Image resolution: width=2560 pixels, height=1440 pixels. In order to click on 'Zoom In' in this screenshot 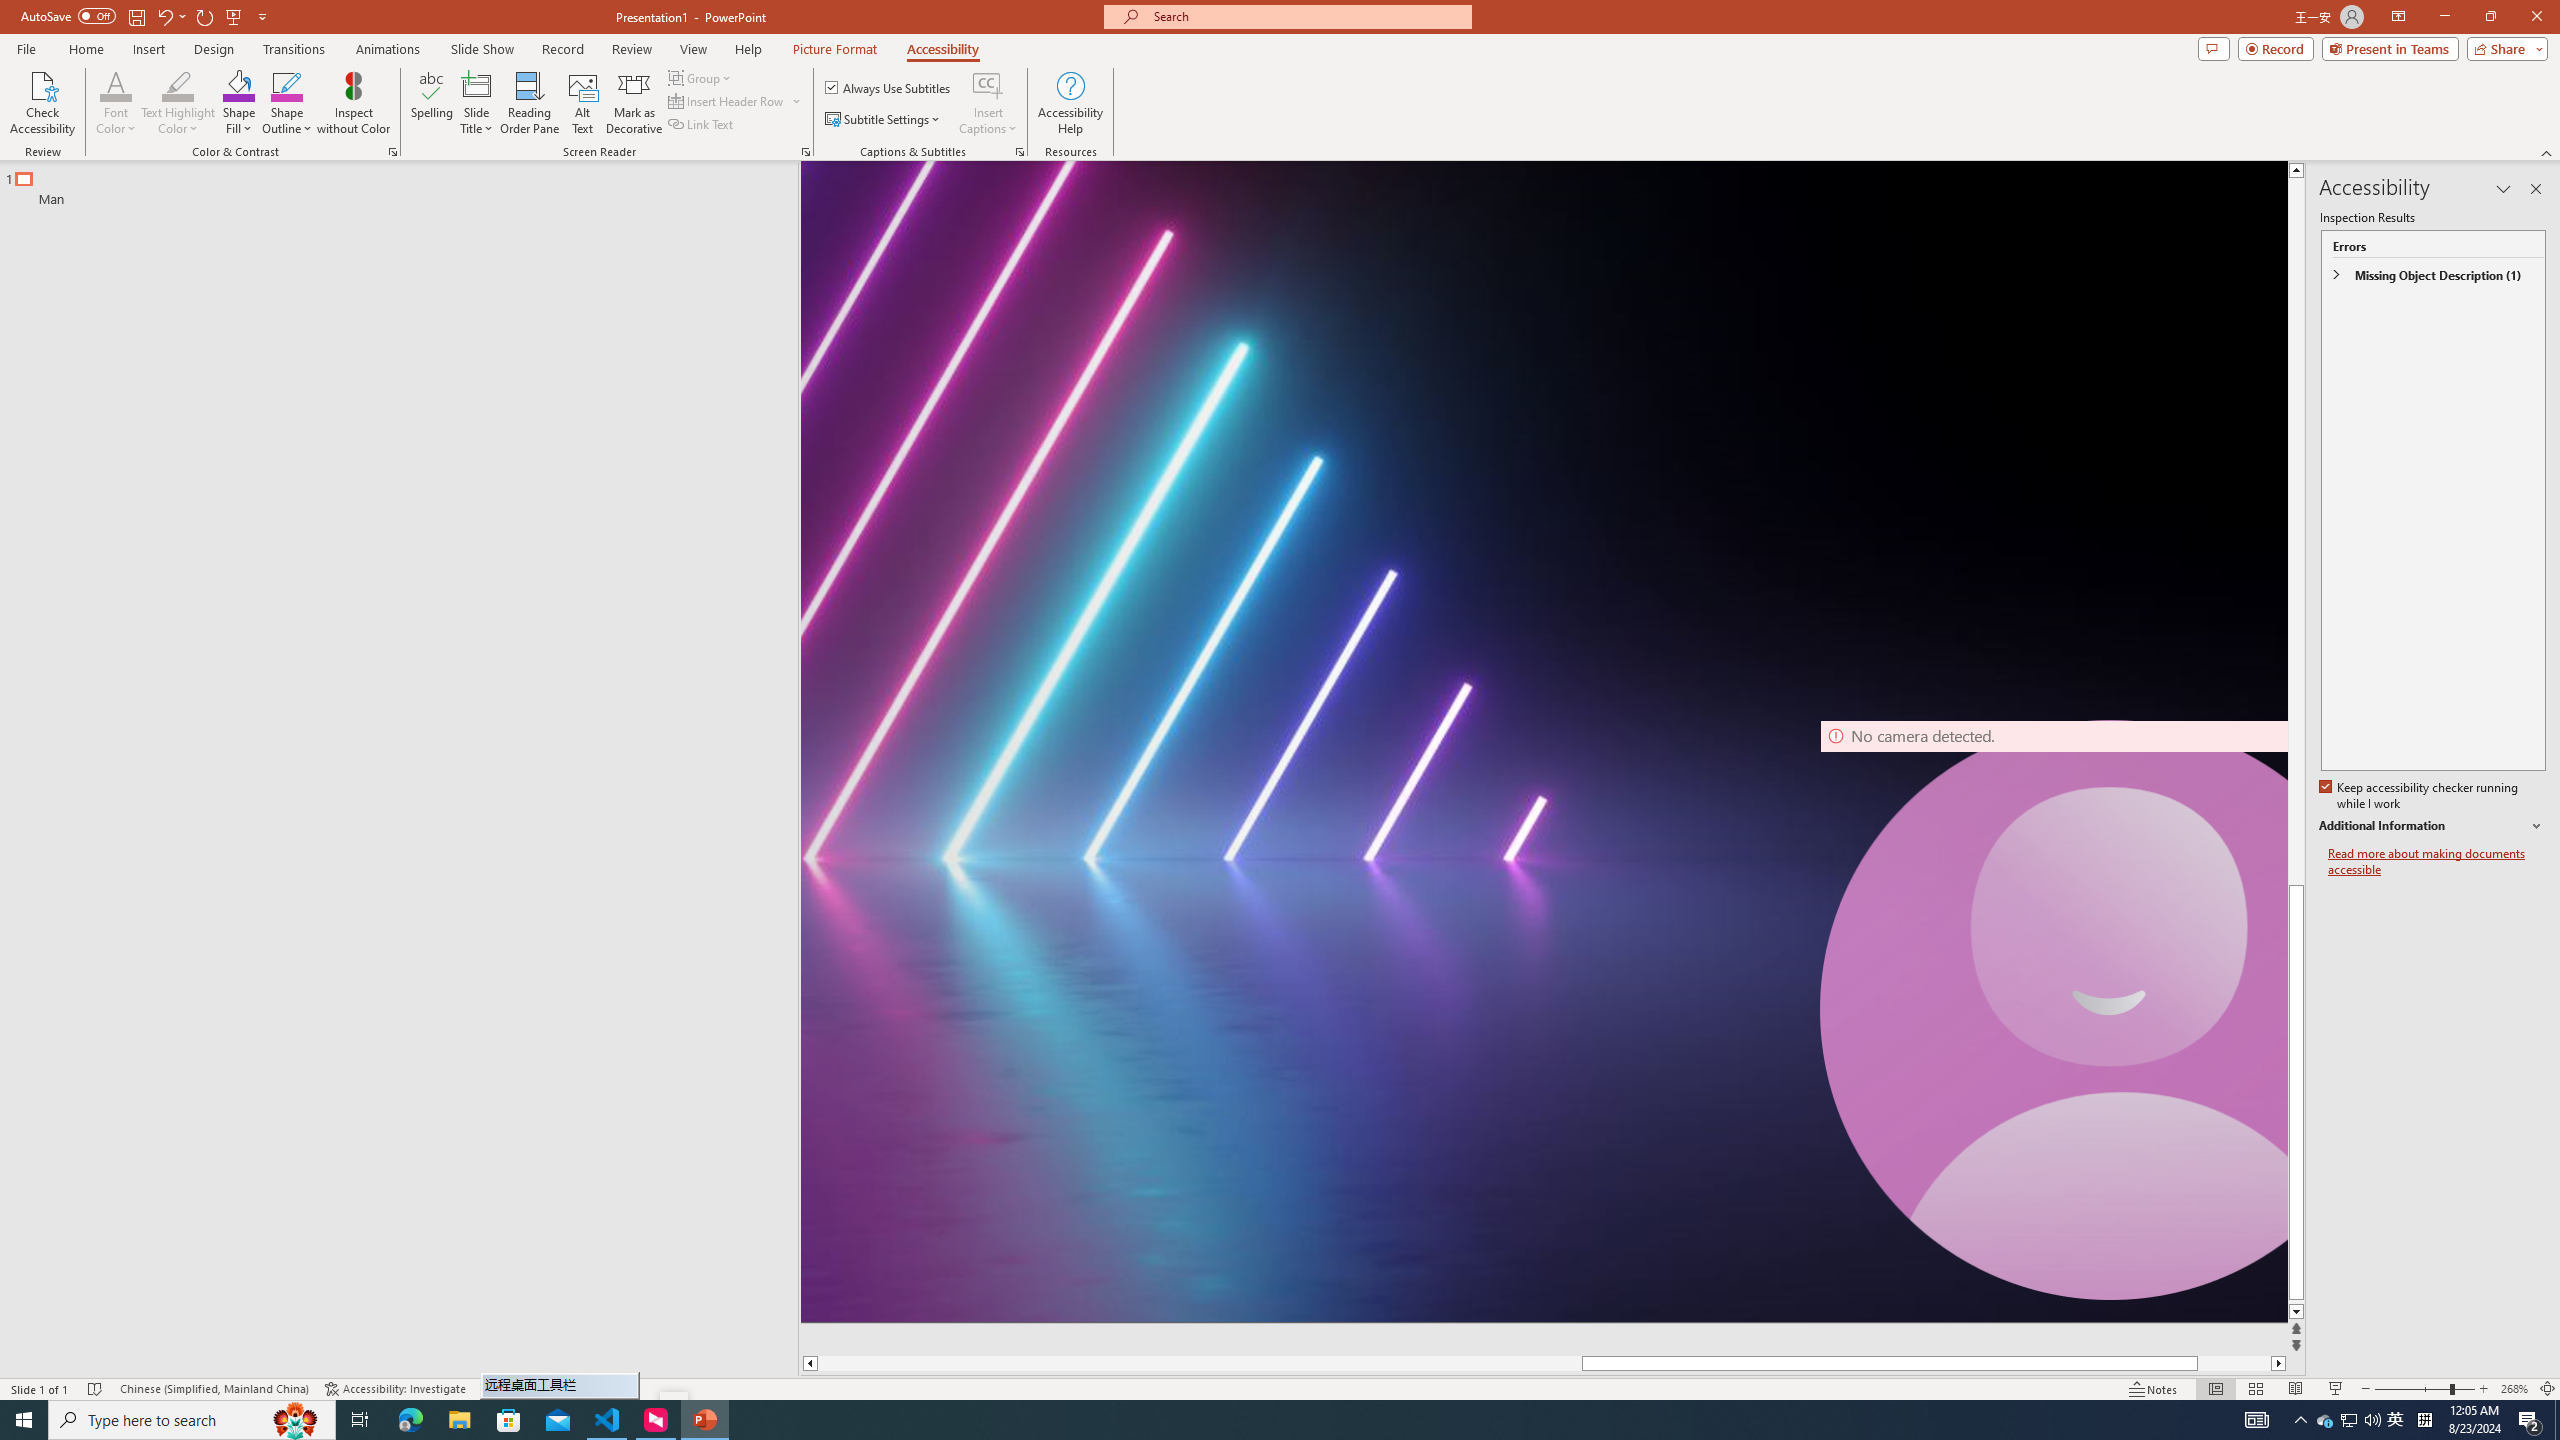, I will do `click(2483, 1389)`.